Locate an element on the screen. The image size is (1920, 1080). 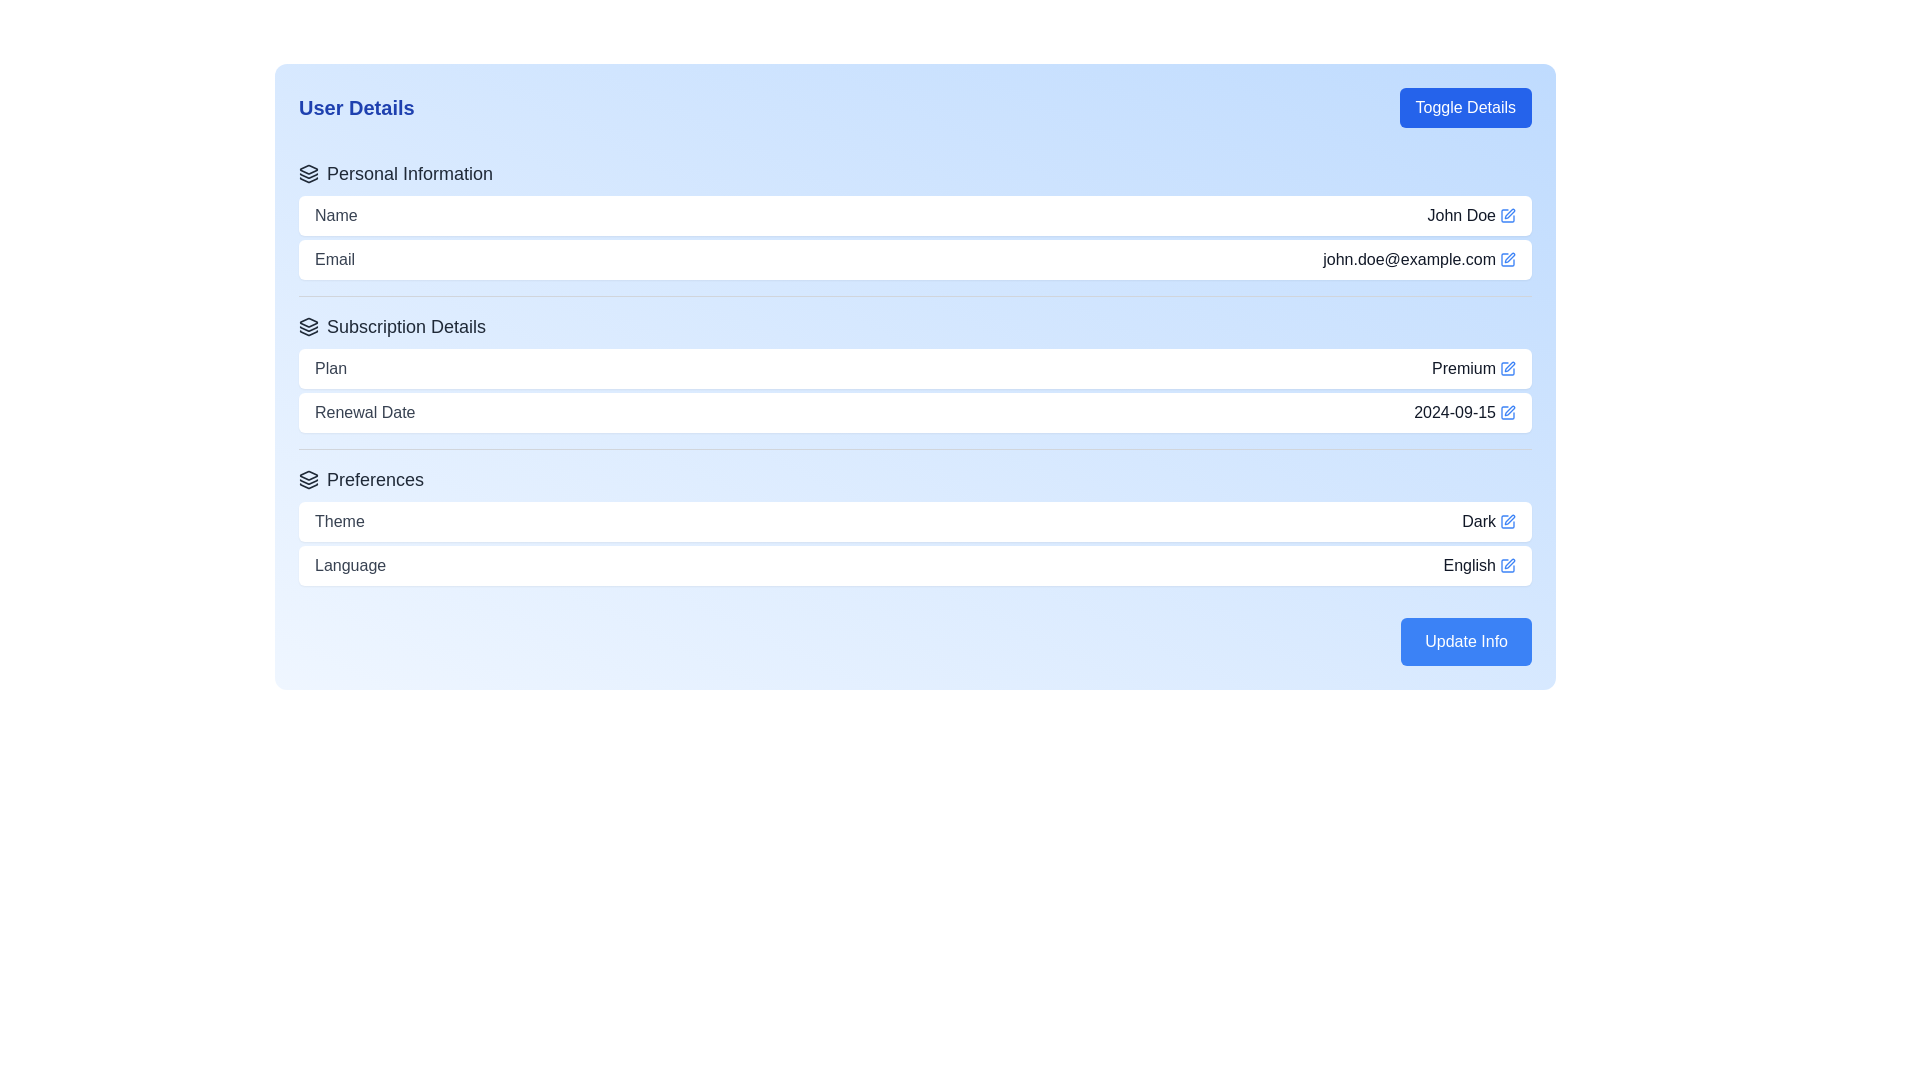
the label indicating the theme setting for 'Dark' located to the far left within the Preferences section is located at coordinates (339, 520).